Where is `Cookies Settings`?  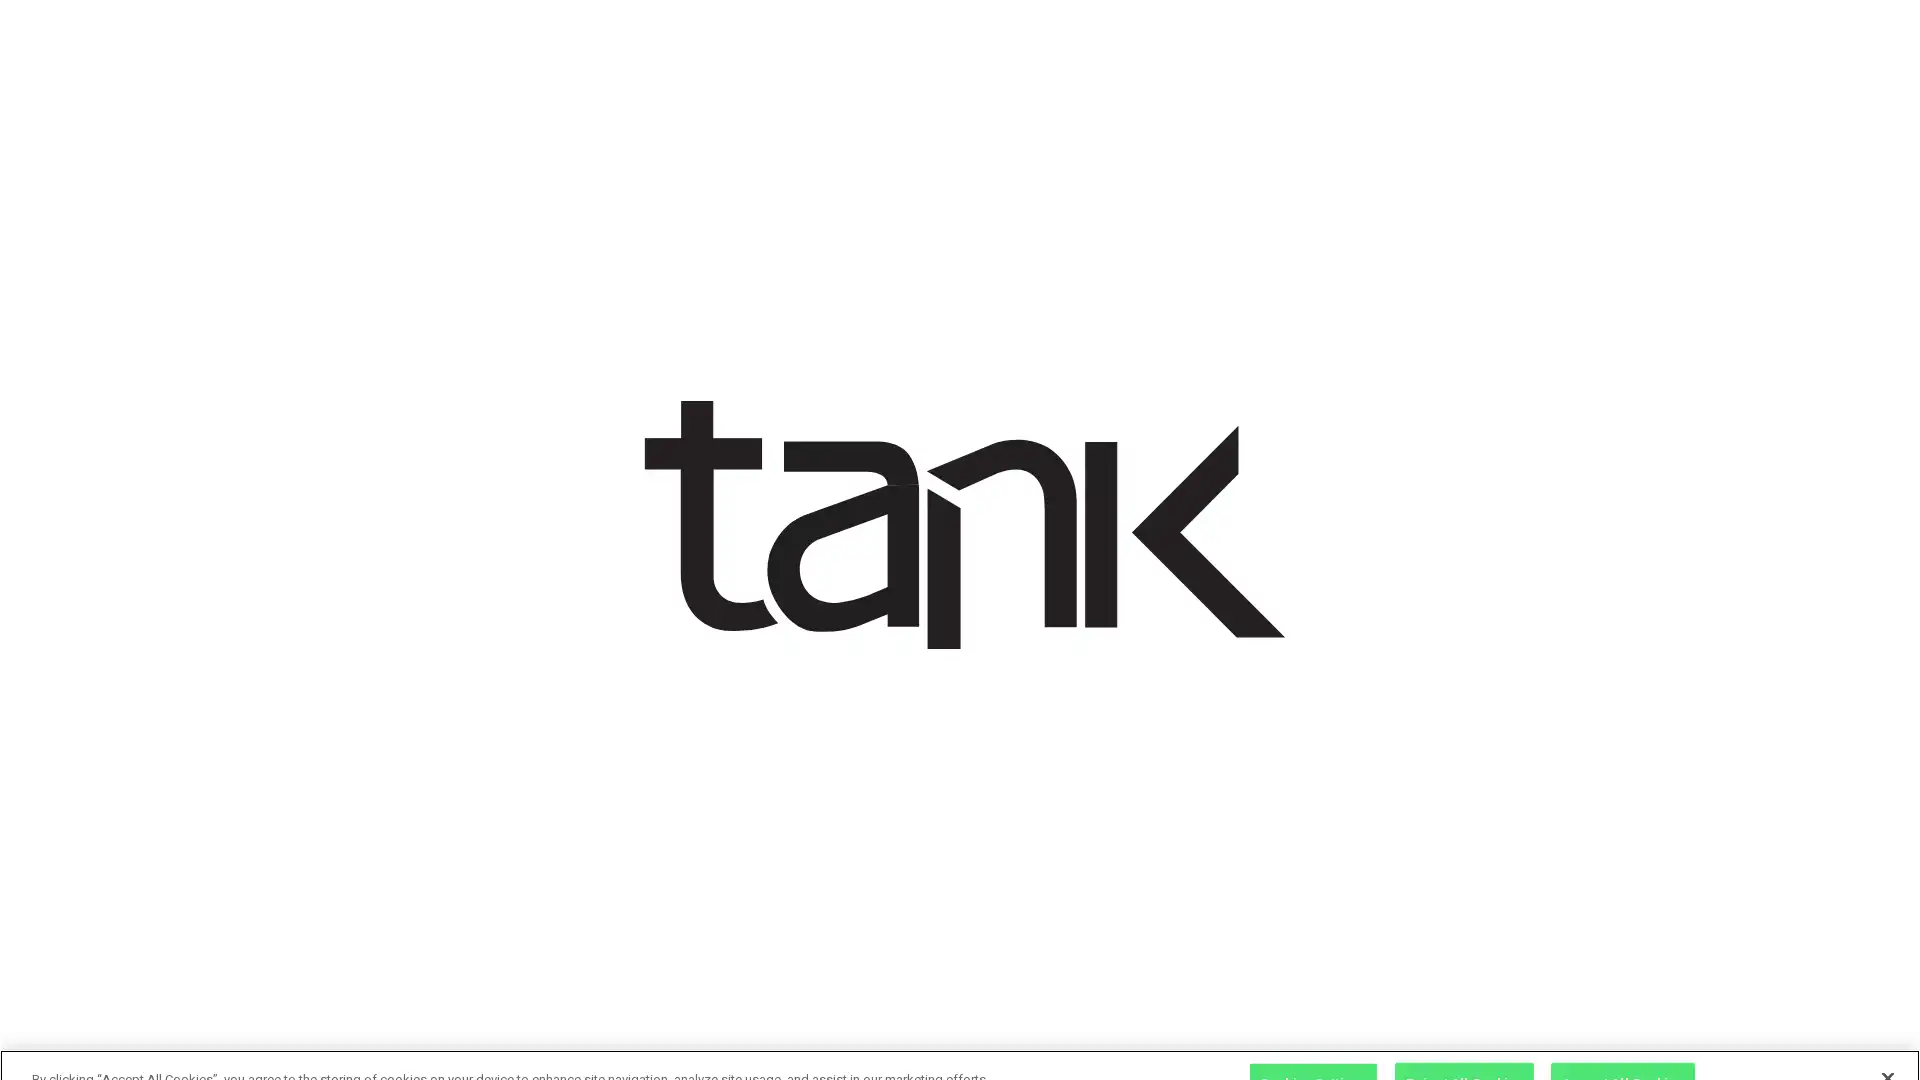 Cookies Settings is located at coordinates (1313, 1048).